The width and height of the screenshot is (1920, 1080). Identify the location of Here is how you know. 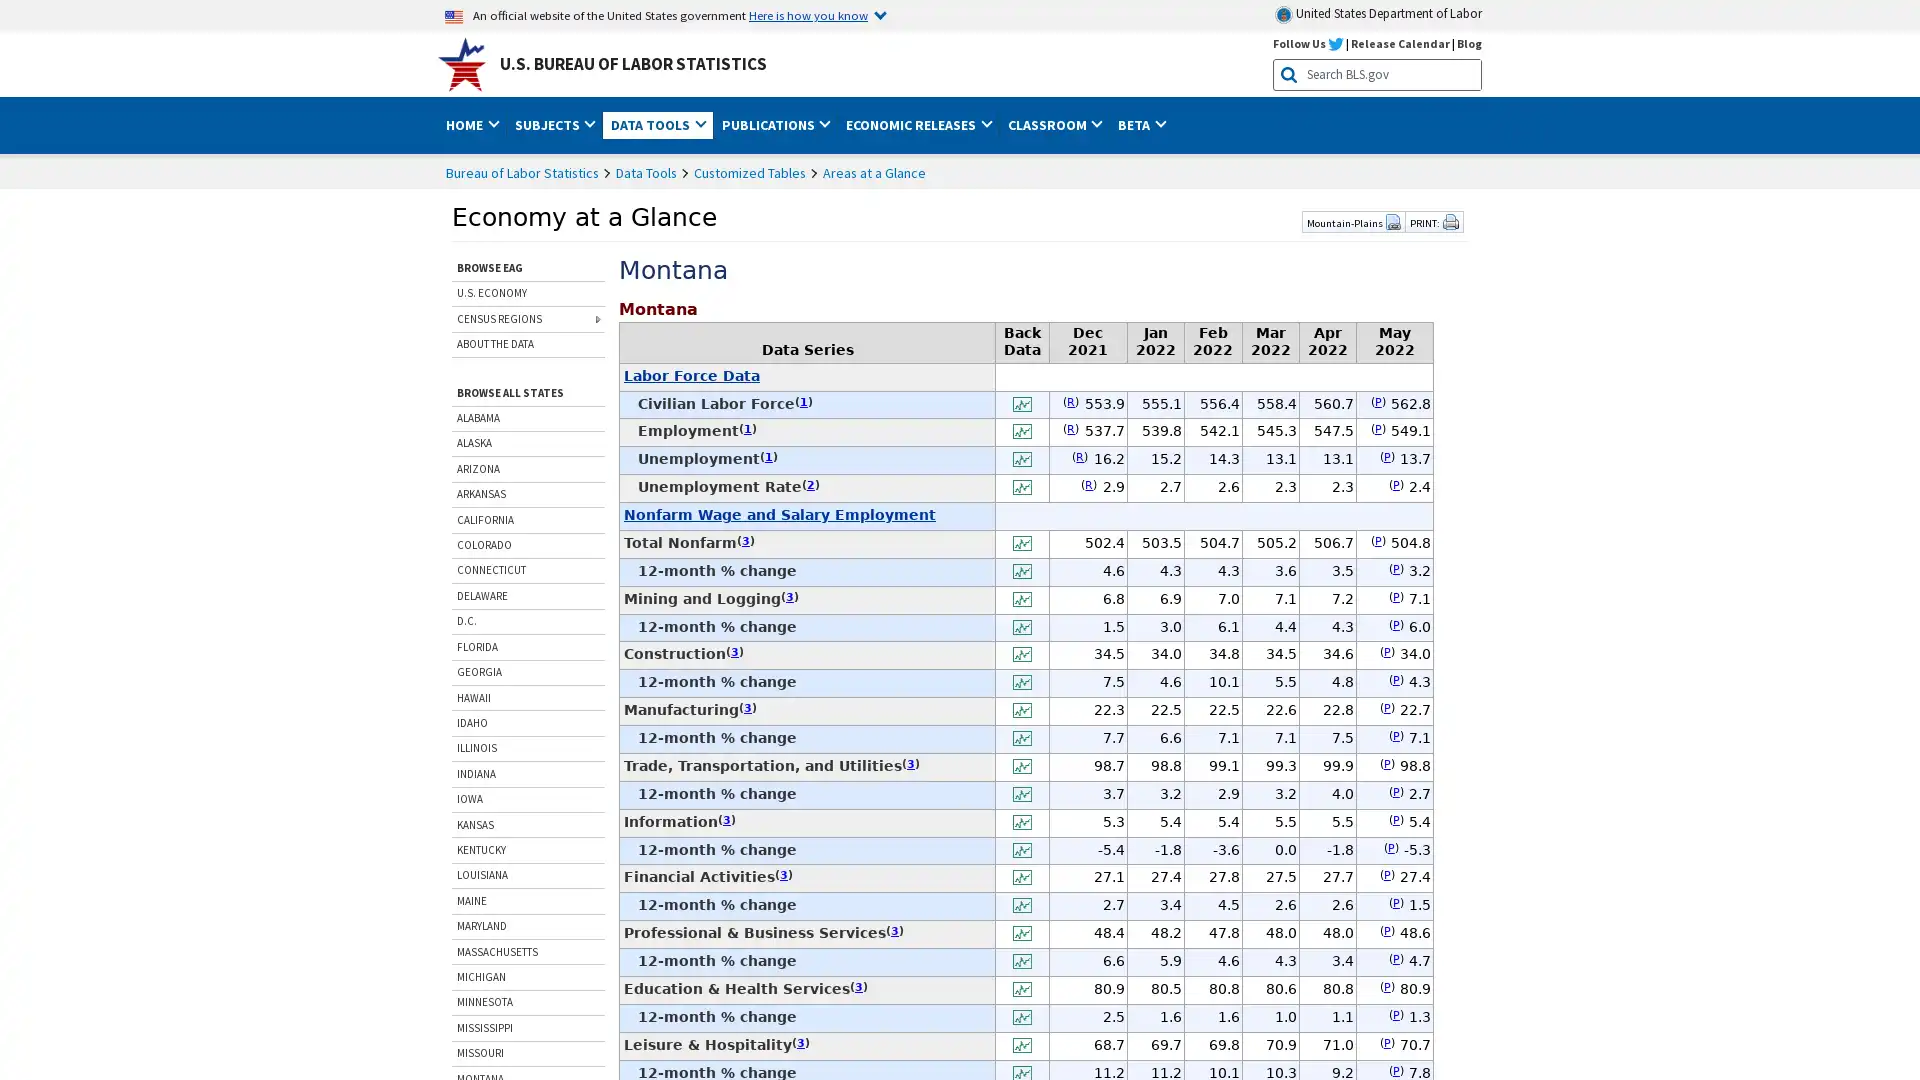
(817, 15).